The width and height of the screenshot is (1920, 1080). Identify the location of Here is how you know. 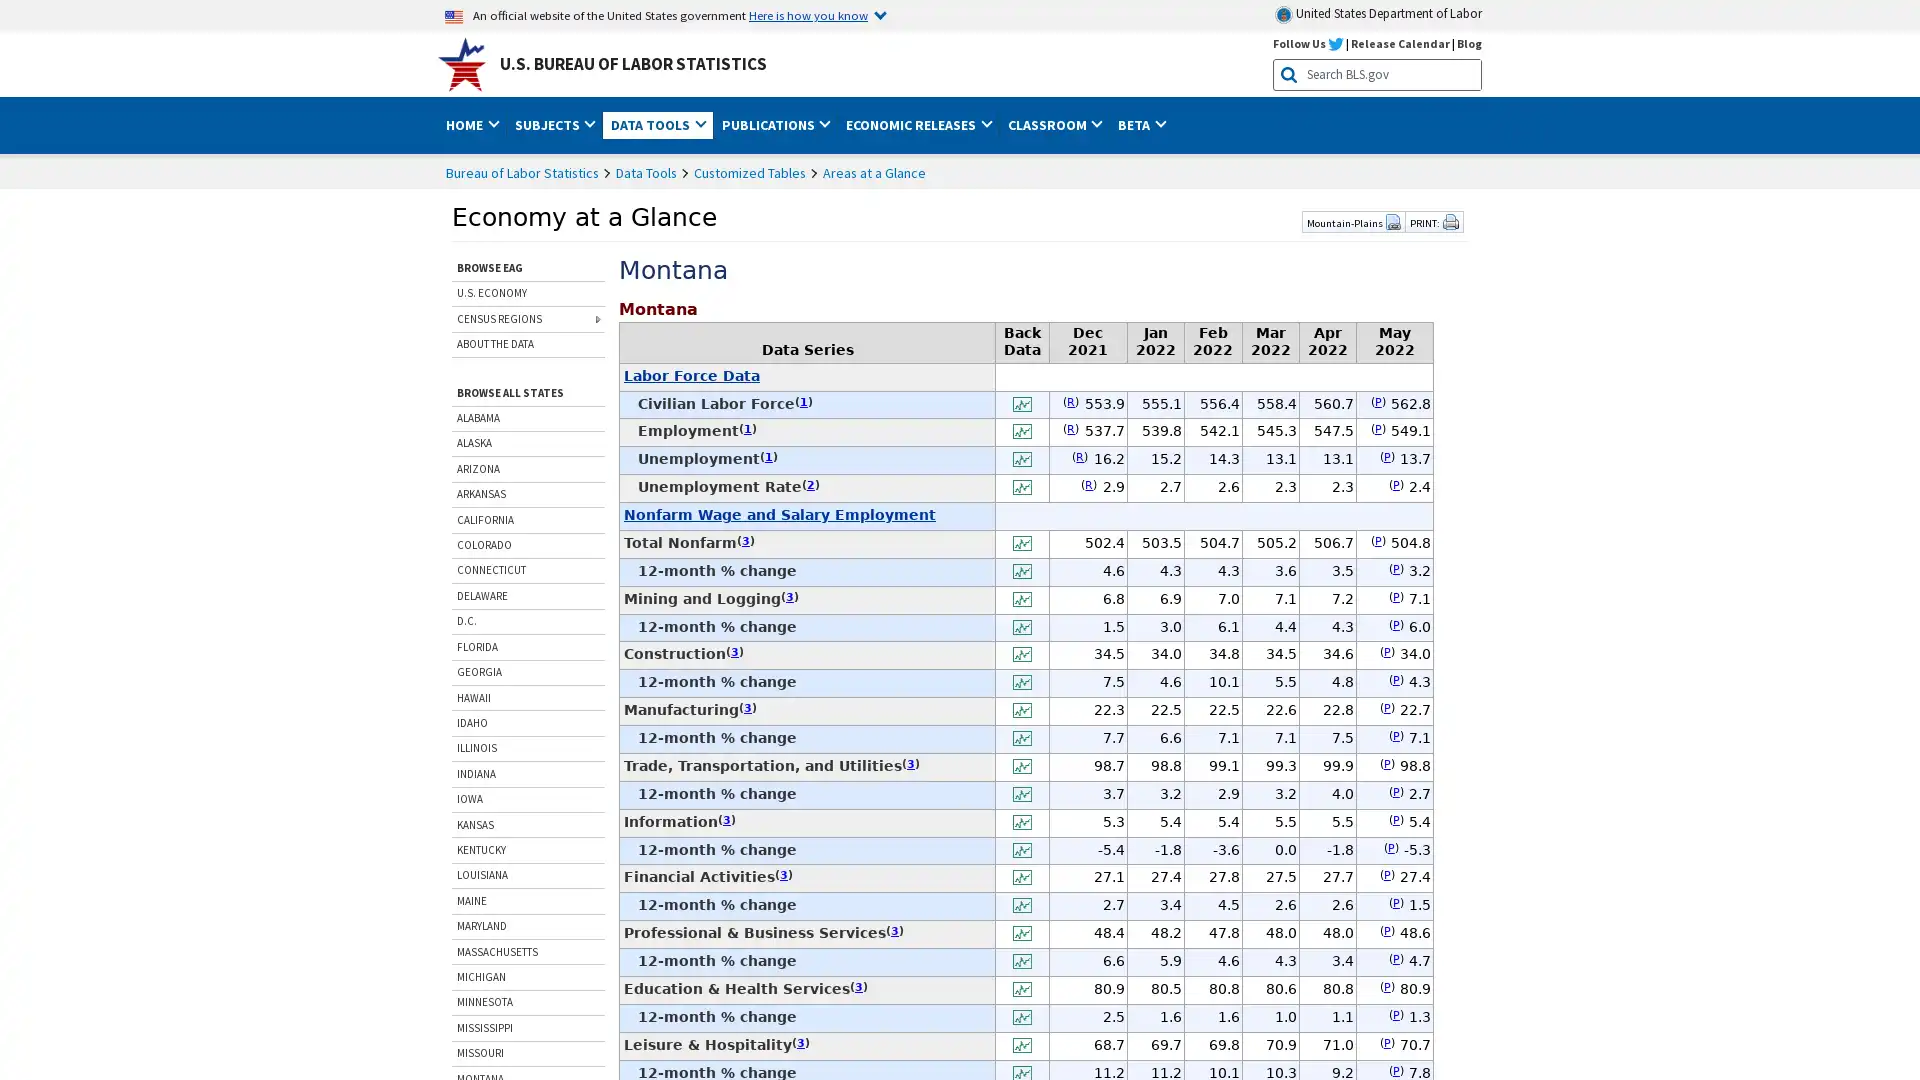
(817, 15).